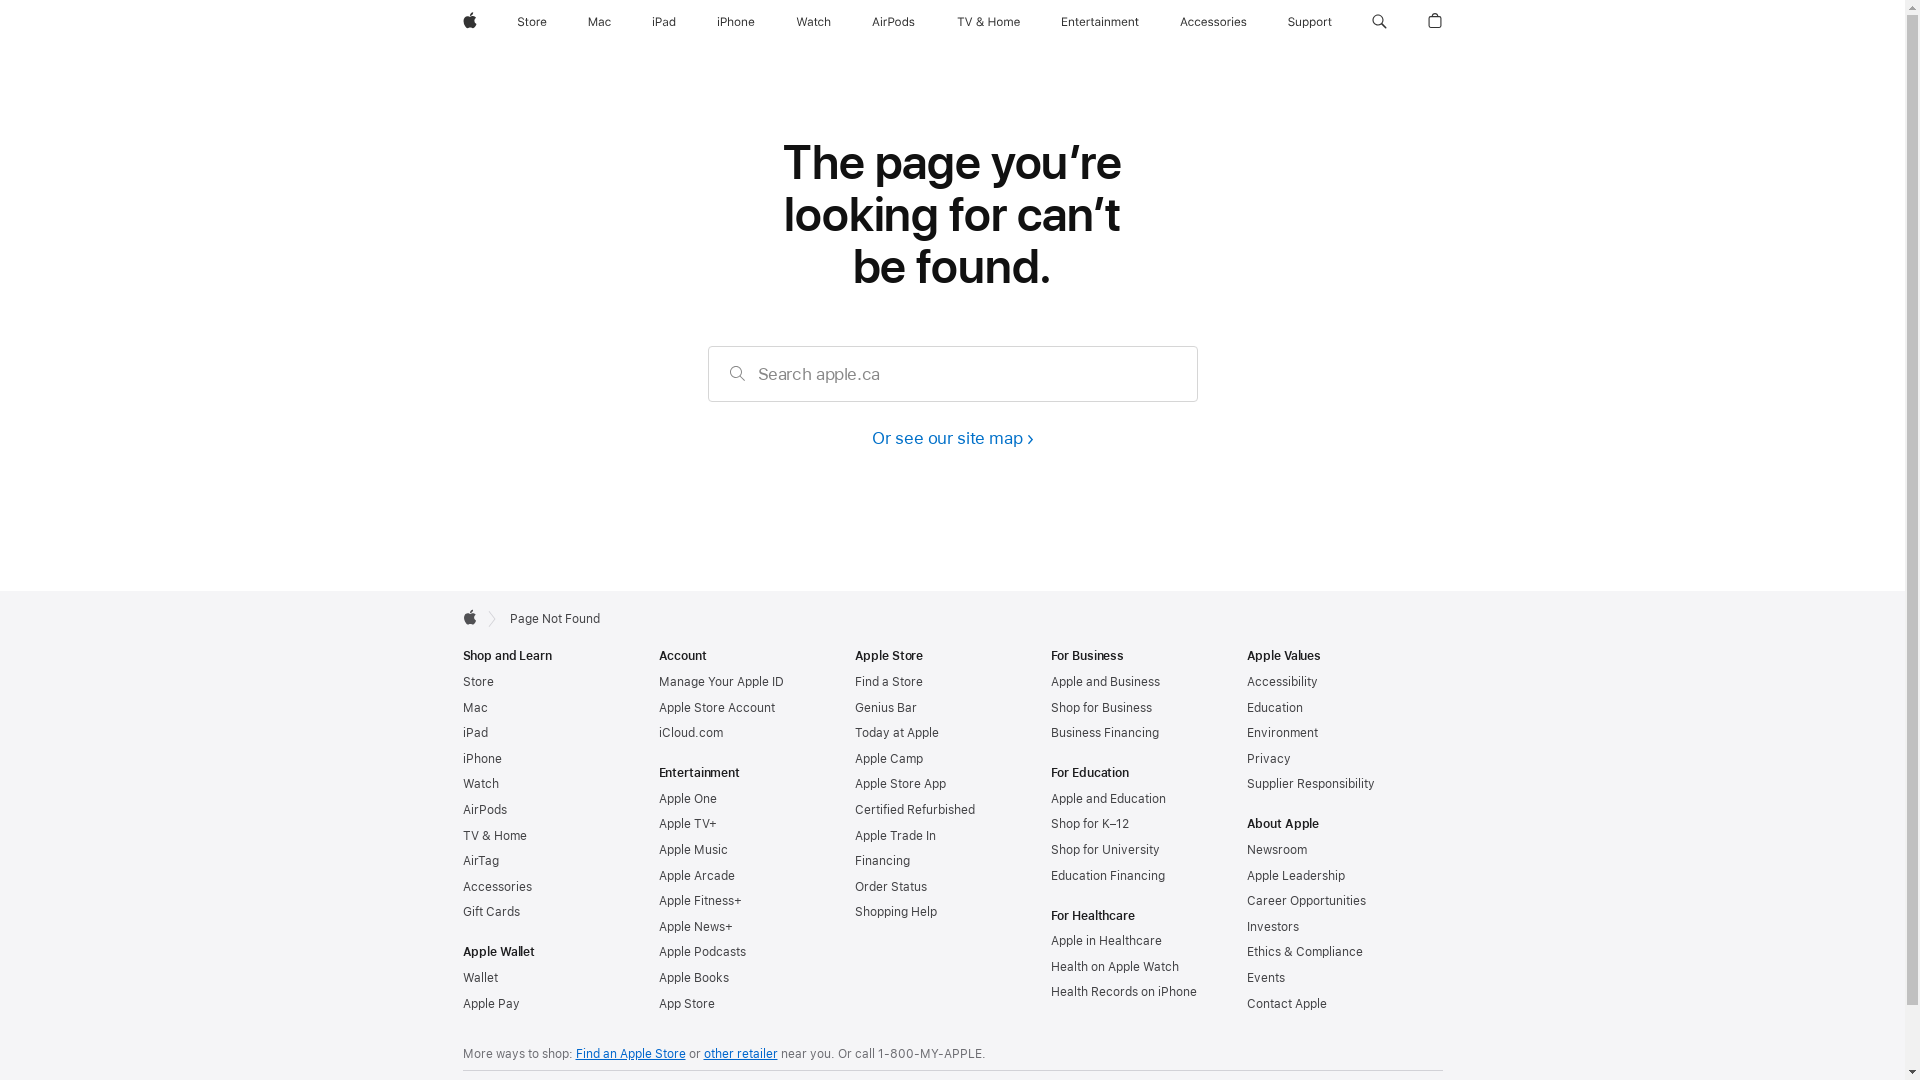 The width and height of the screenshot is (1920, 1080). Describe the element at coordinates (912, 810) in the screenshot. I see `'Certified Refurbished'` at that location.